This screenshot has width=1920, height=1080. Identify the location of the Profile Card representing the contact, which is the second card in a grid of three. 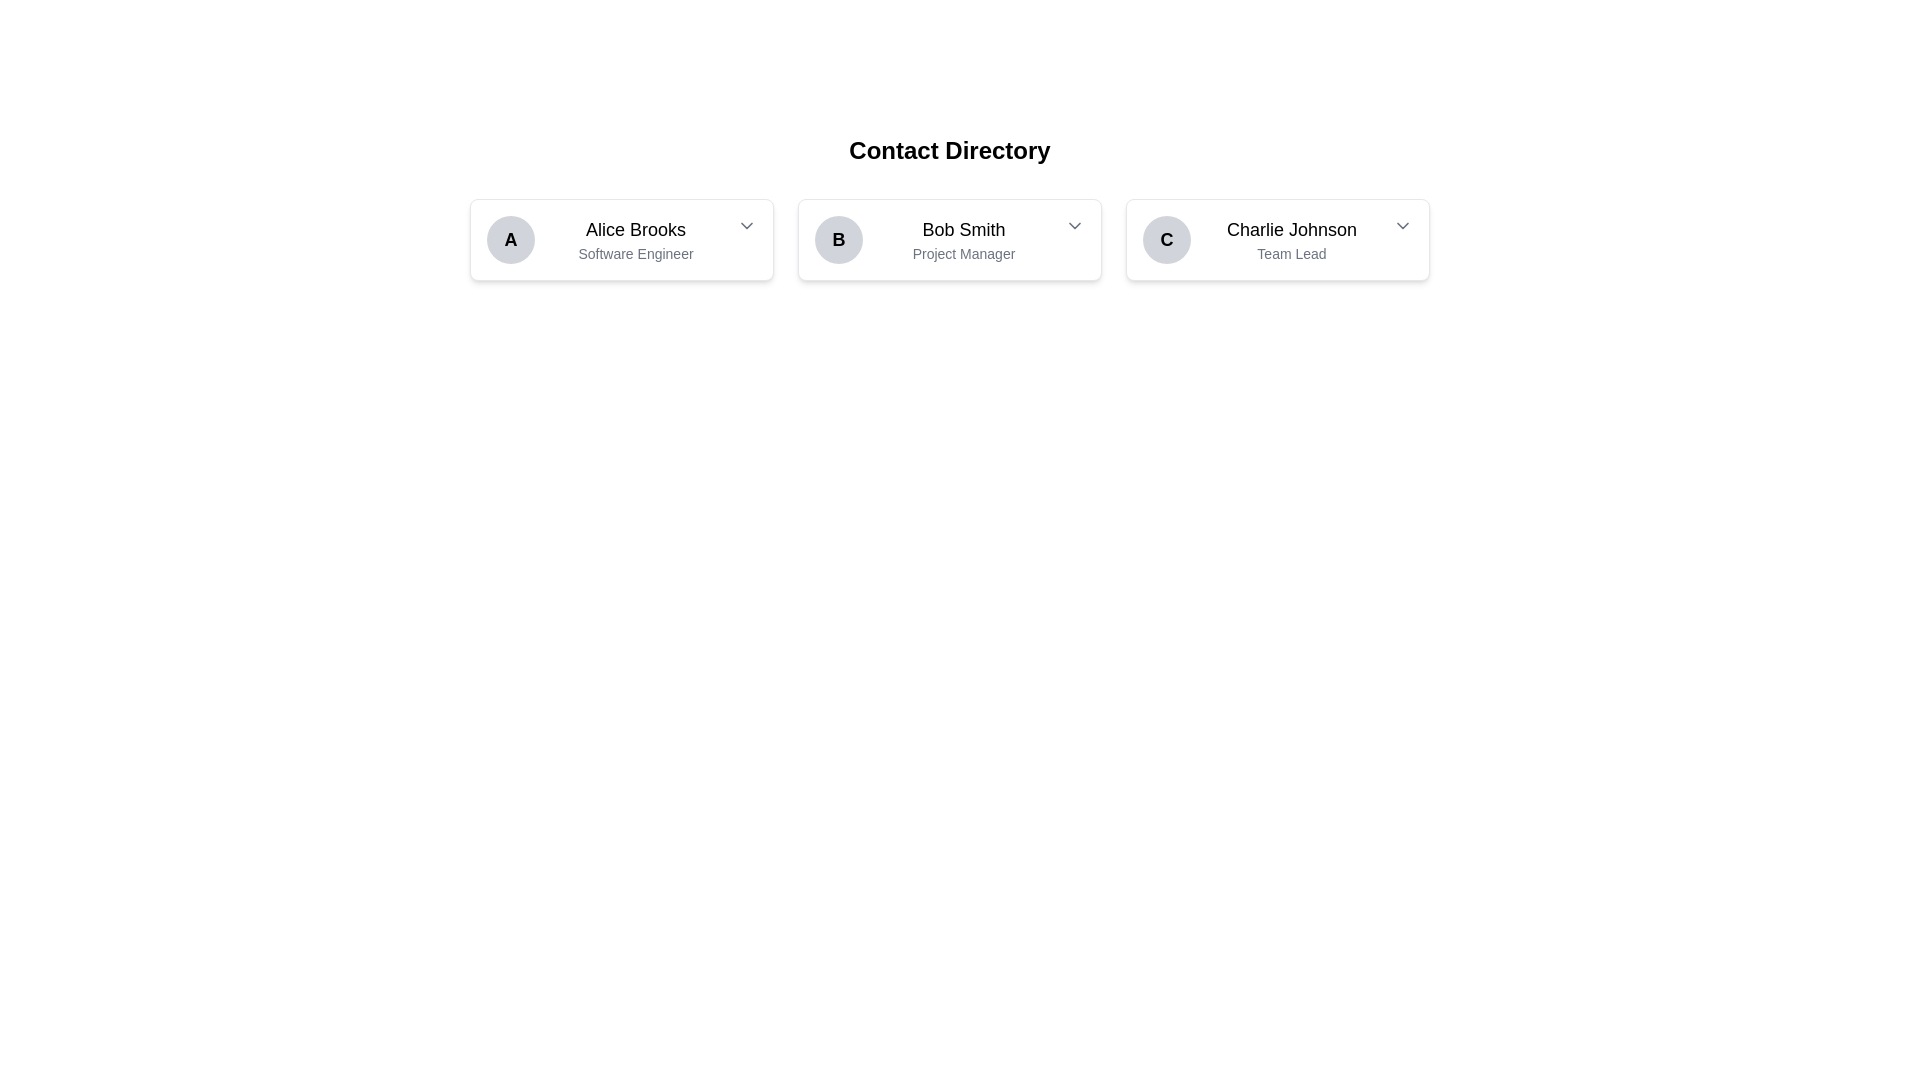
(949, 238).